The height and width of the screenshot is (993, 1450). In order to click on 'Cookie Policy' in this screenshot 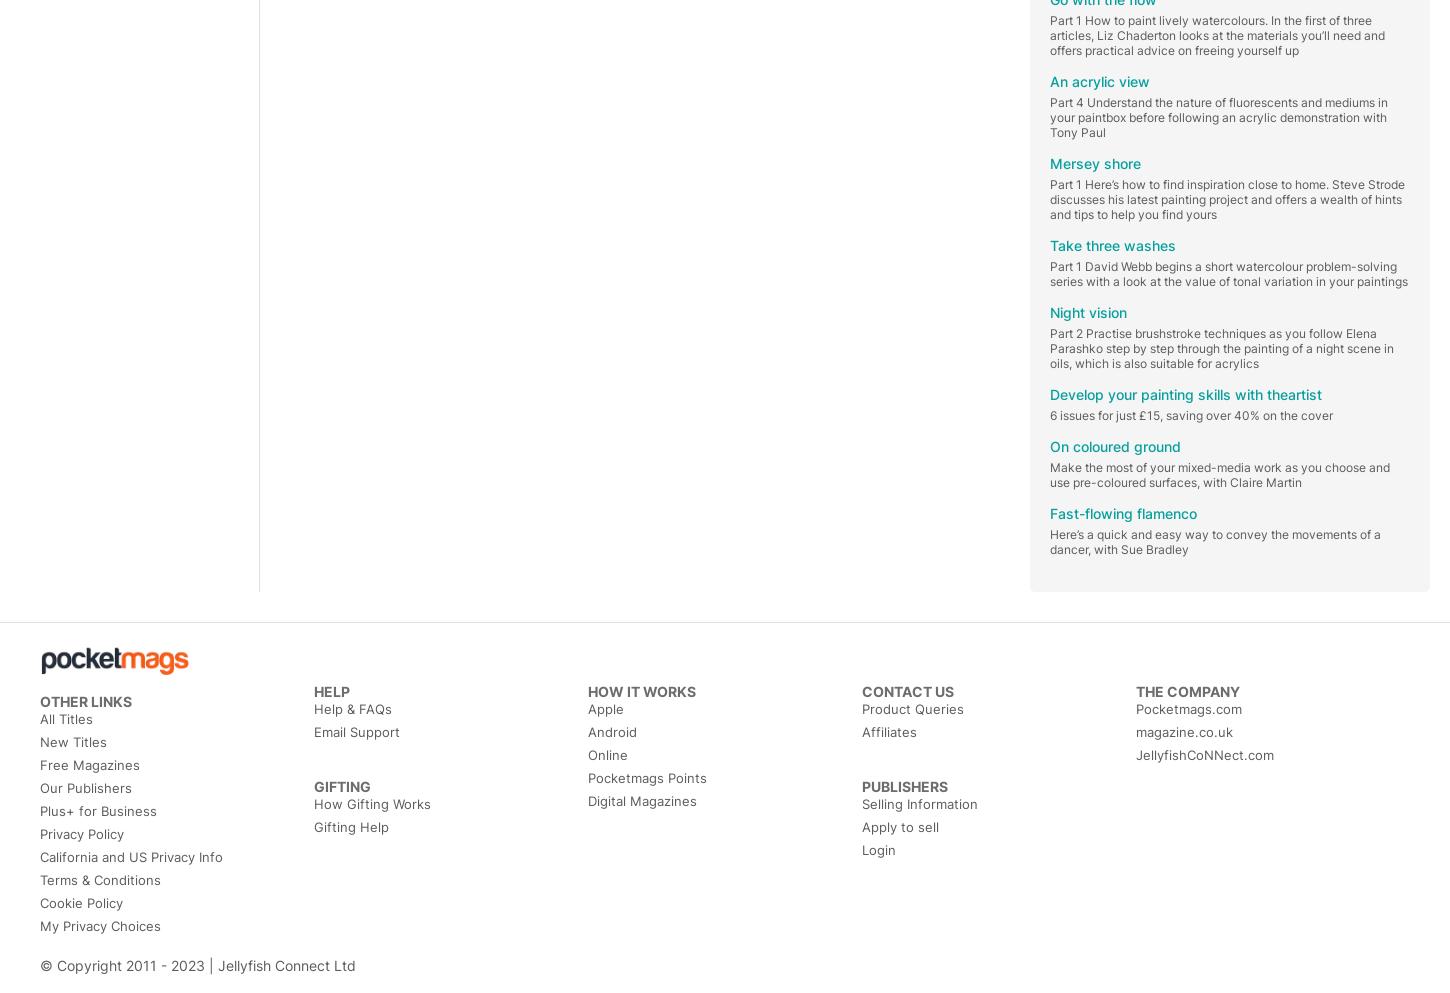, I will do `click(81, 903)`.